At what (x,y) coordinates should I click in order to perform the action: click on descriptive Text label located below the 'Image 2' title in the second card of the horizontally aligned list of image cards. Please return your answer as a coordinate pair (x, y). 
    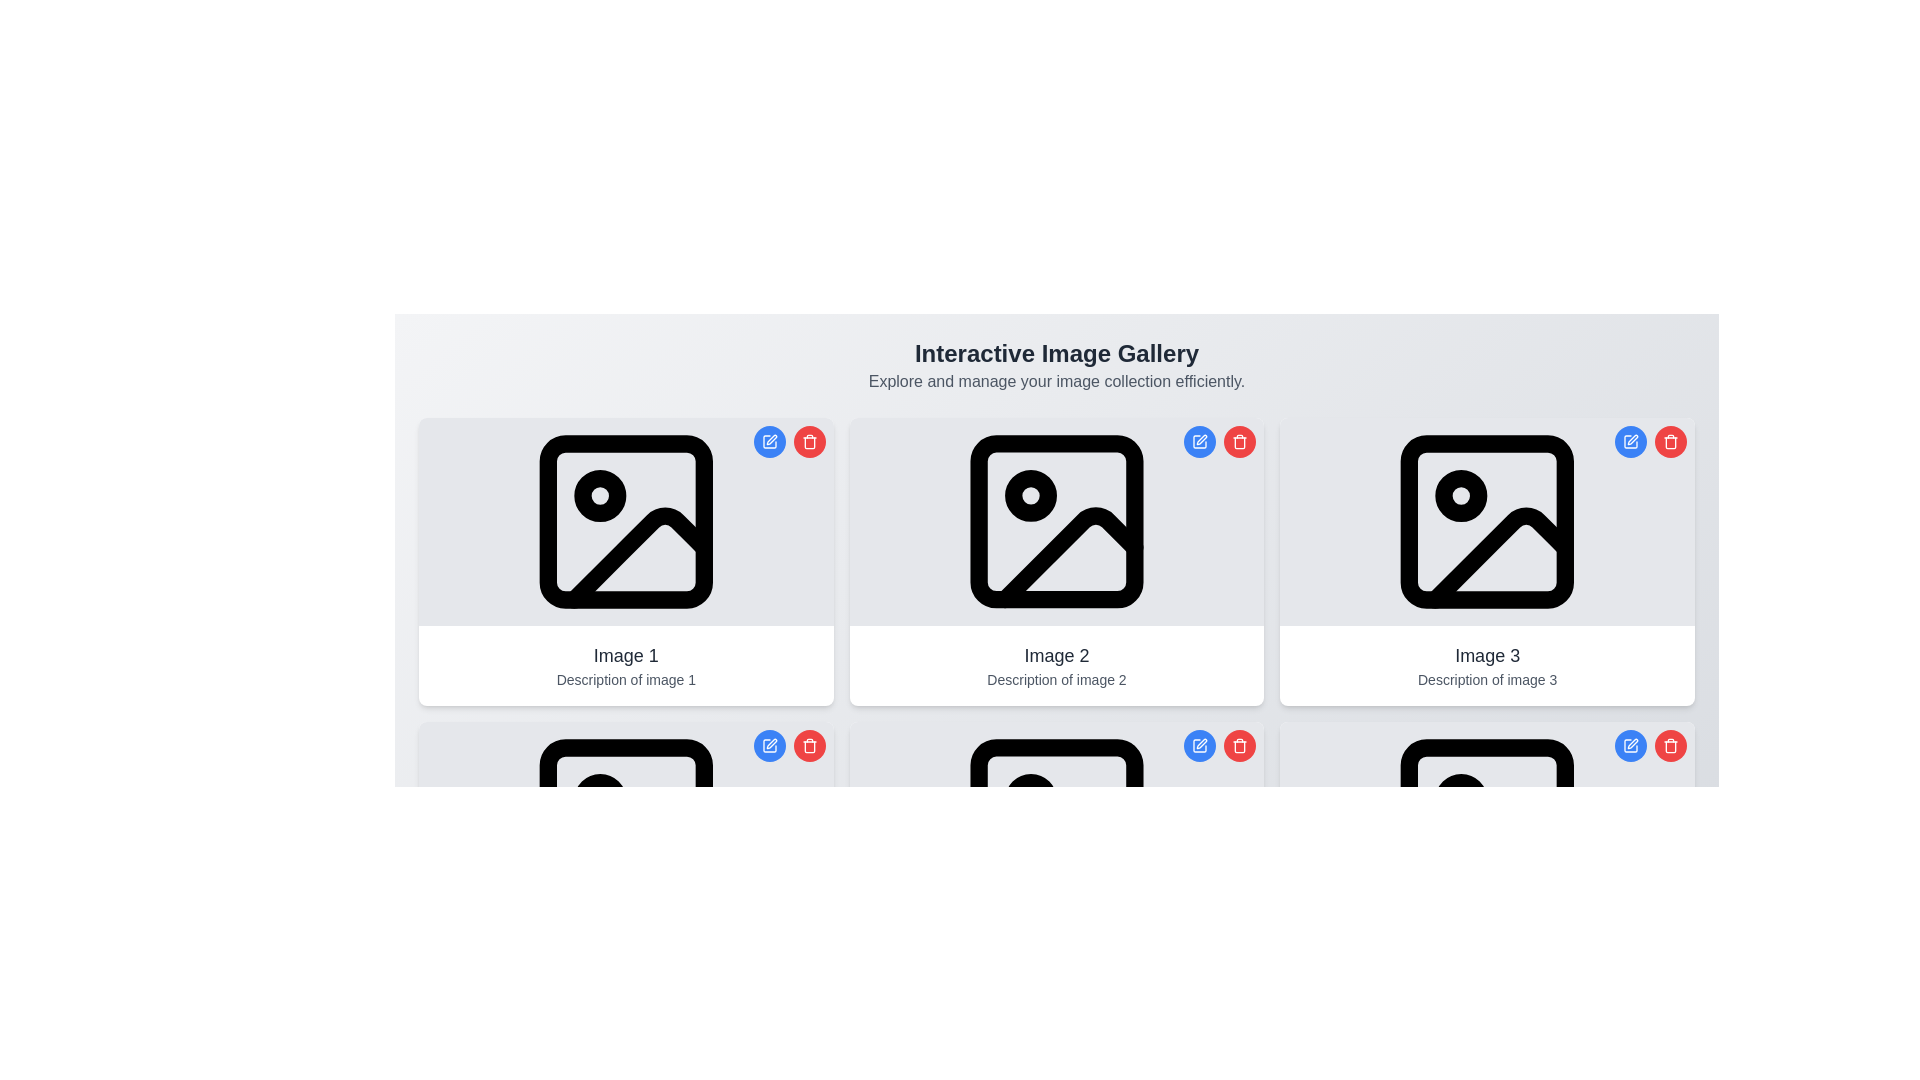
    Looking at the image, I should click on (1055, 678).